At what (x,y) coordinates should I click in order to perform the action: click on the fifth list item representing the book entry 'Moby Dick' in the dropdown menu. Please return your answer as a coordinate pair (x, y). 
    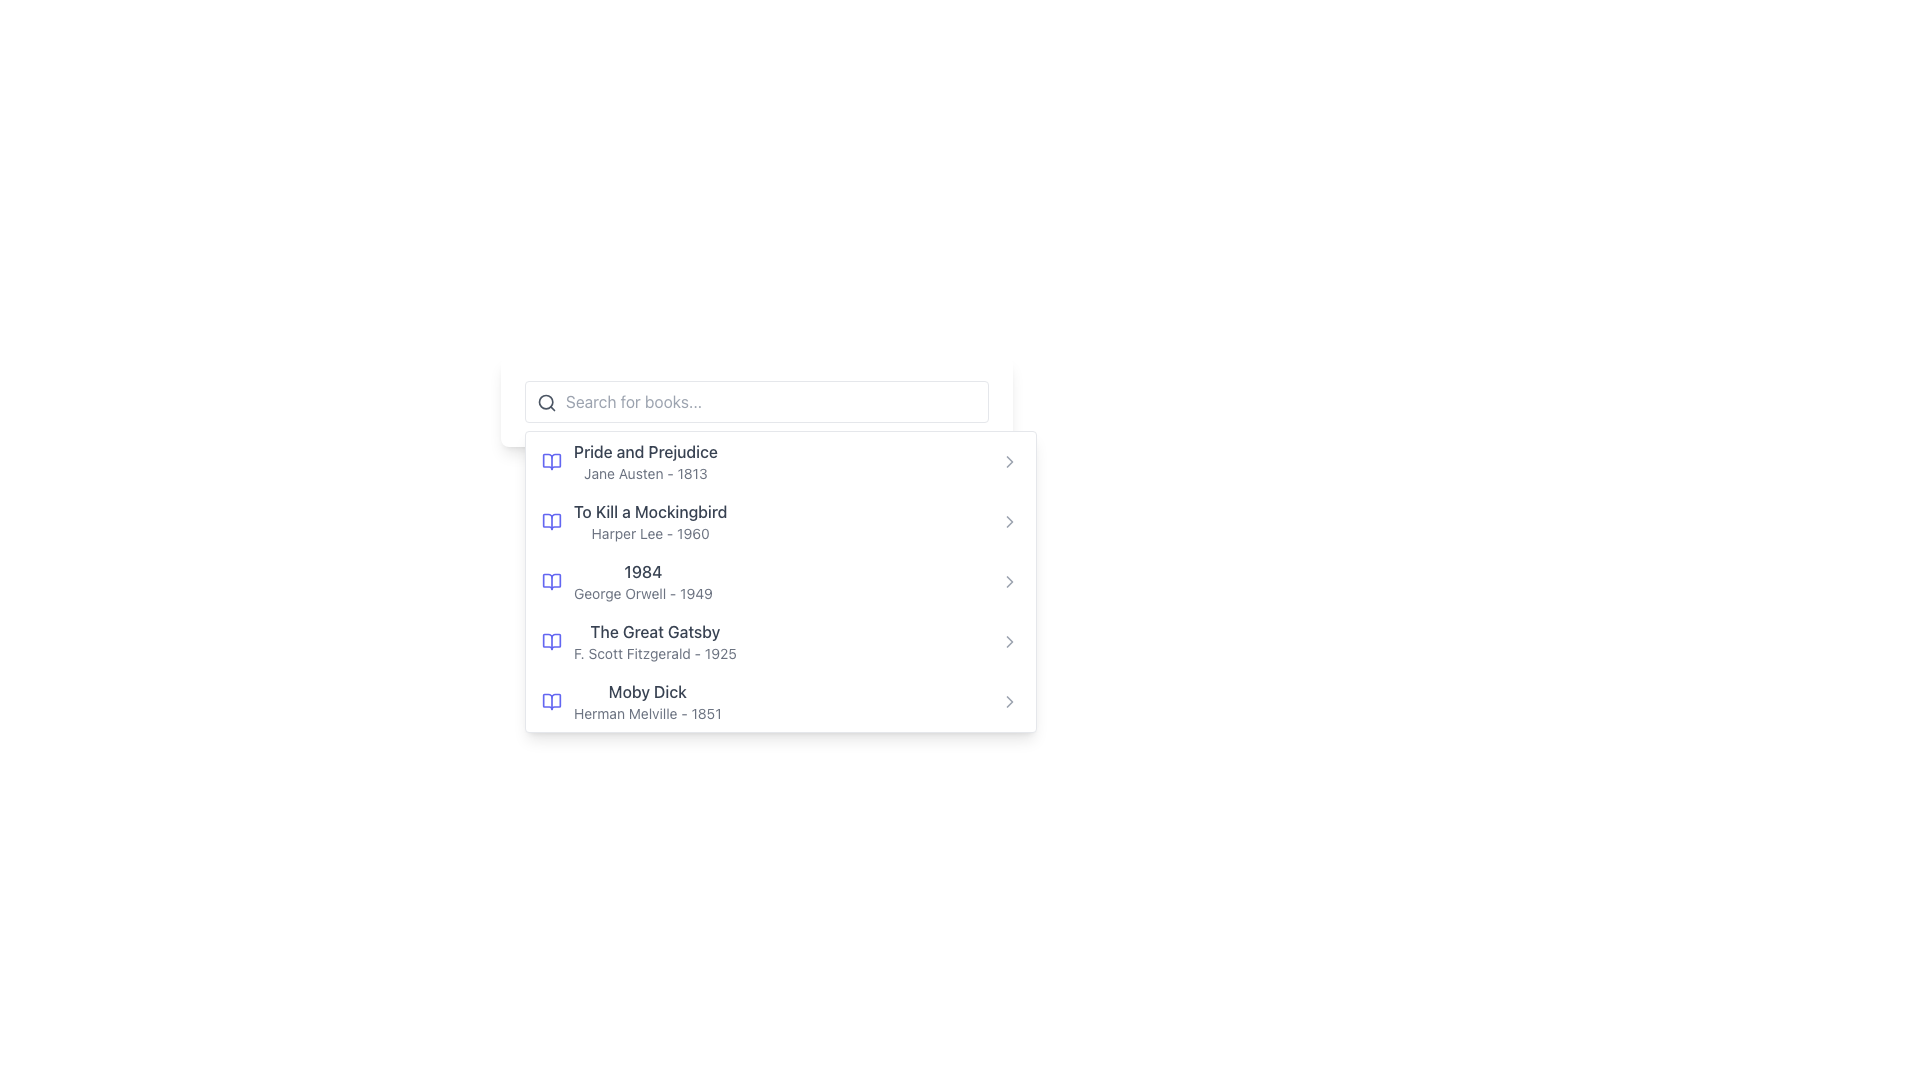
    Looking at the image, I should click on (780, 701).